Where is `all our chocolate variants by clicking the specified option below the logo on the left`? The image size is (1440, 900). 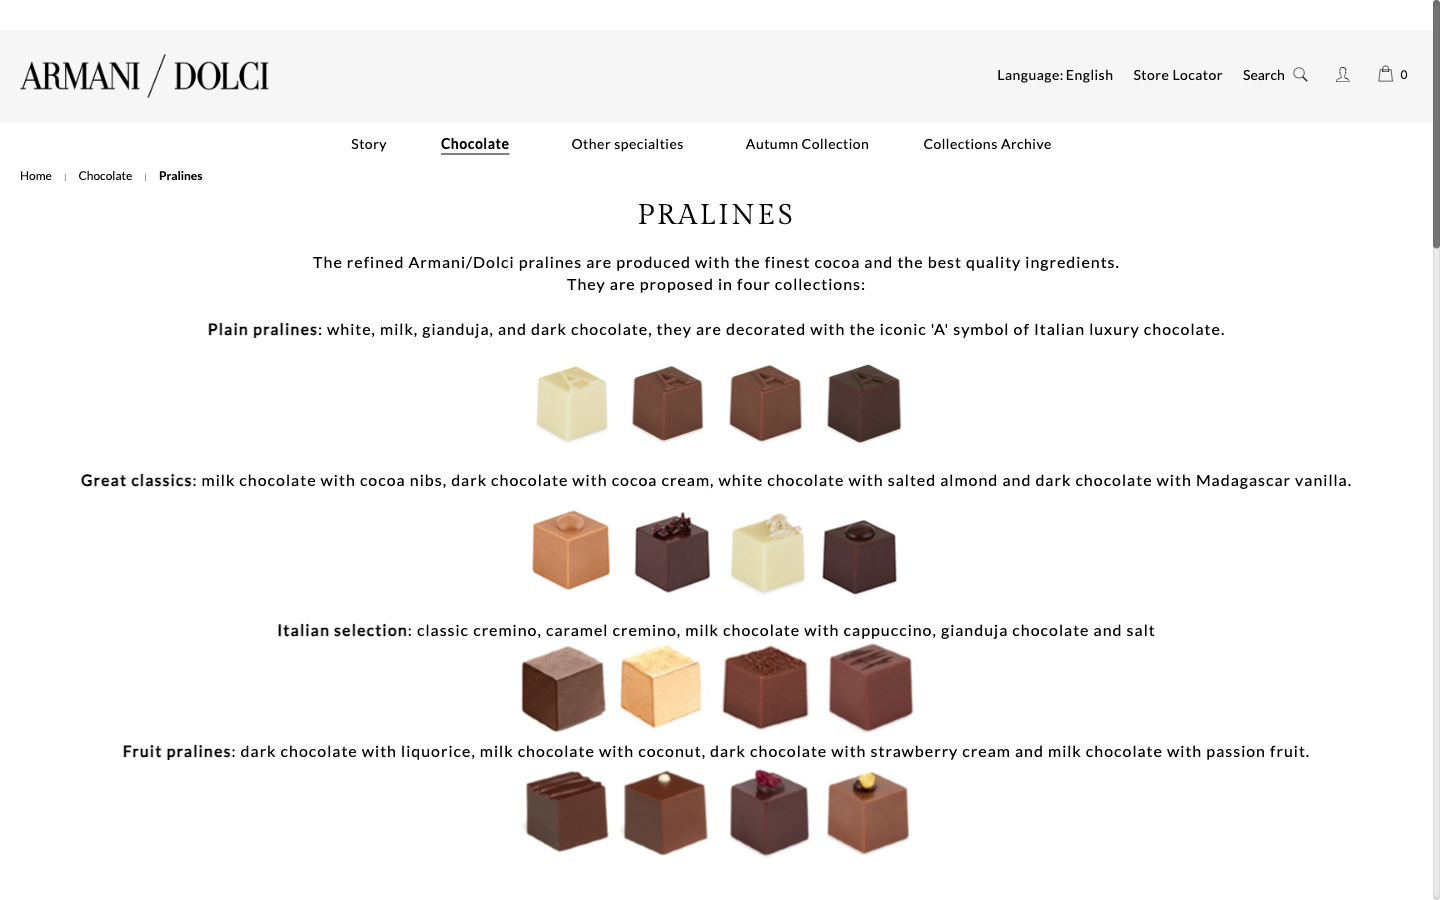 all our chocolate variants by clicking the specified option below the logo on the left is located at coordinates (105, 175).